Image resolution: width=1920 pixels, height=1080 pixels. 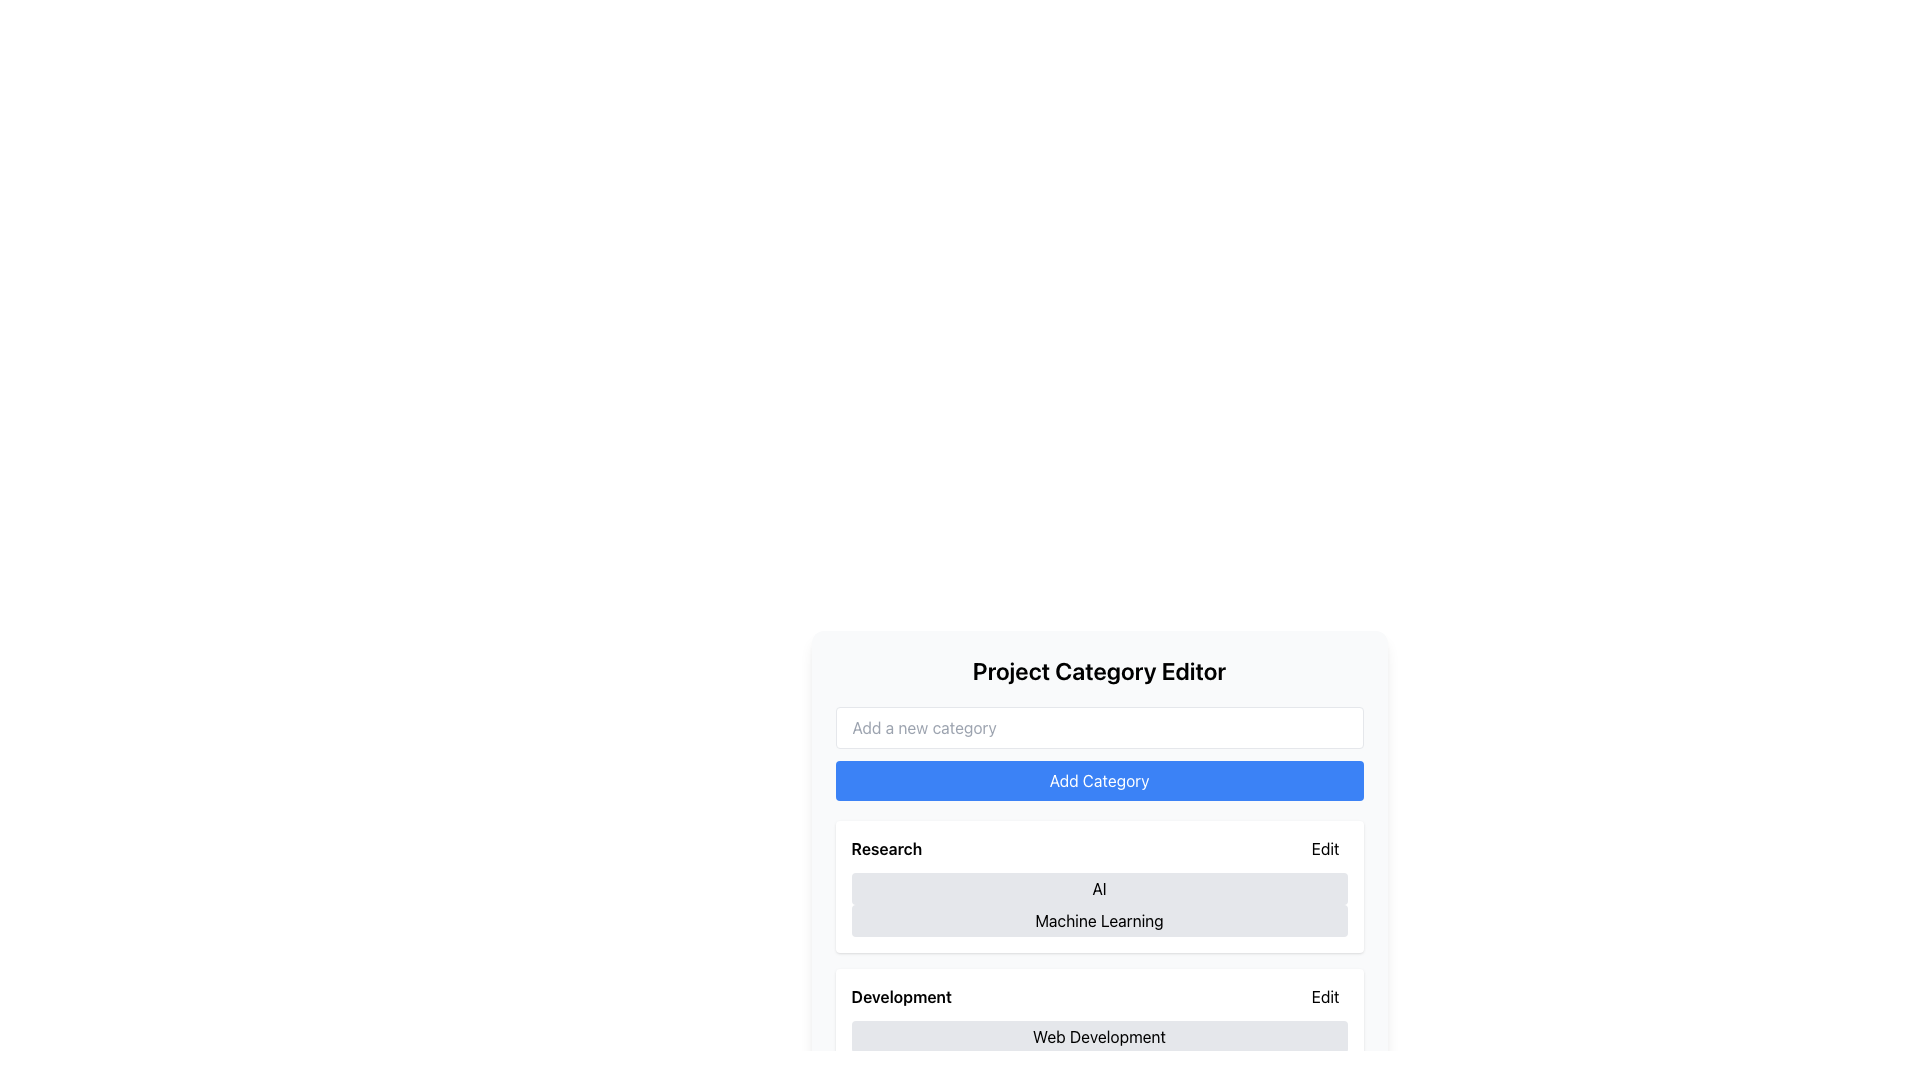 I want to click on the text group displaying 'AI' and 'Machine Learning', which is positioned under the heading 'Research' and adjacent to 'Edit', so click(x=1098, y=905).